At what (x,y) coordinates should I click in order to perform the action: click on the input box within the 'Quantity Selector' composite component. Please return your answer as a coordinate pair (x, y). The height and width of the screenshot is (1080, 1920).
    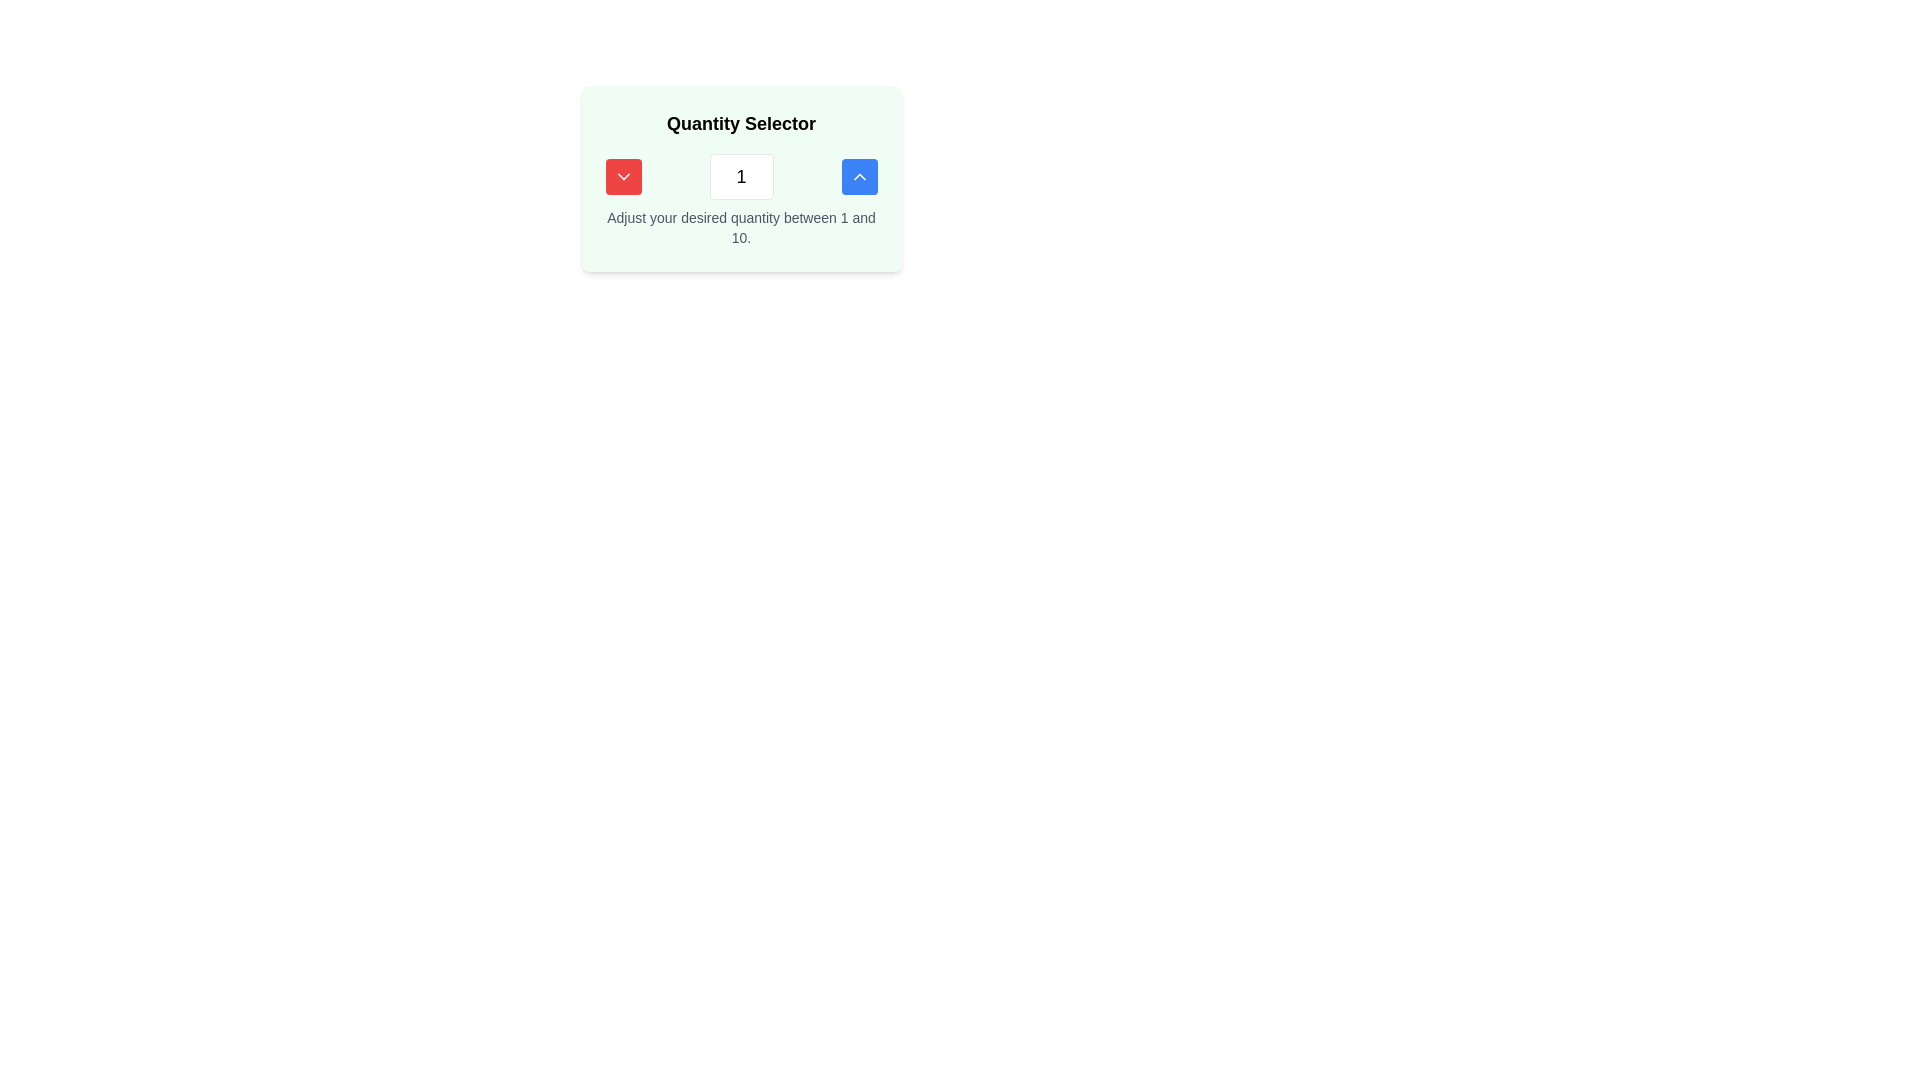
    Looking at the image, I should click on (740, 177).